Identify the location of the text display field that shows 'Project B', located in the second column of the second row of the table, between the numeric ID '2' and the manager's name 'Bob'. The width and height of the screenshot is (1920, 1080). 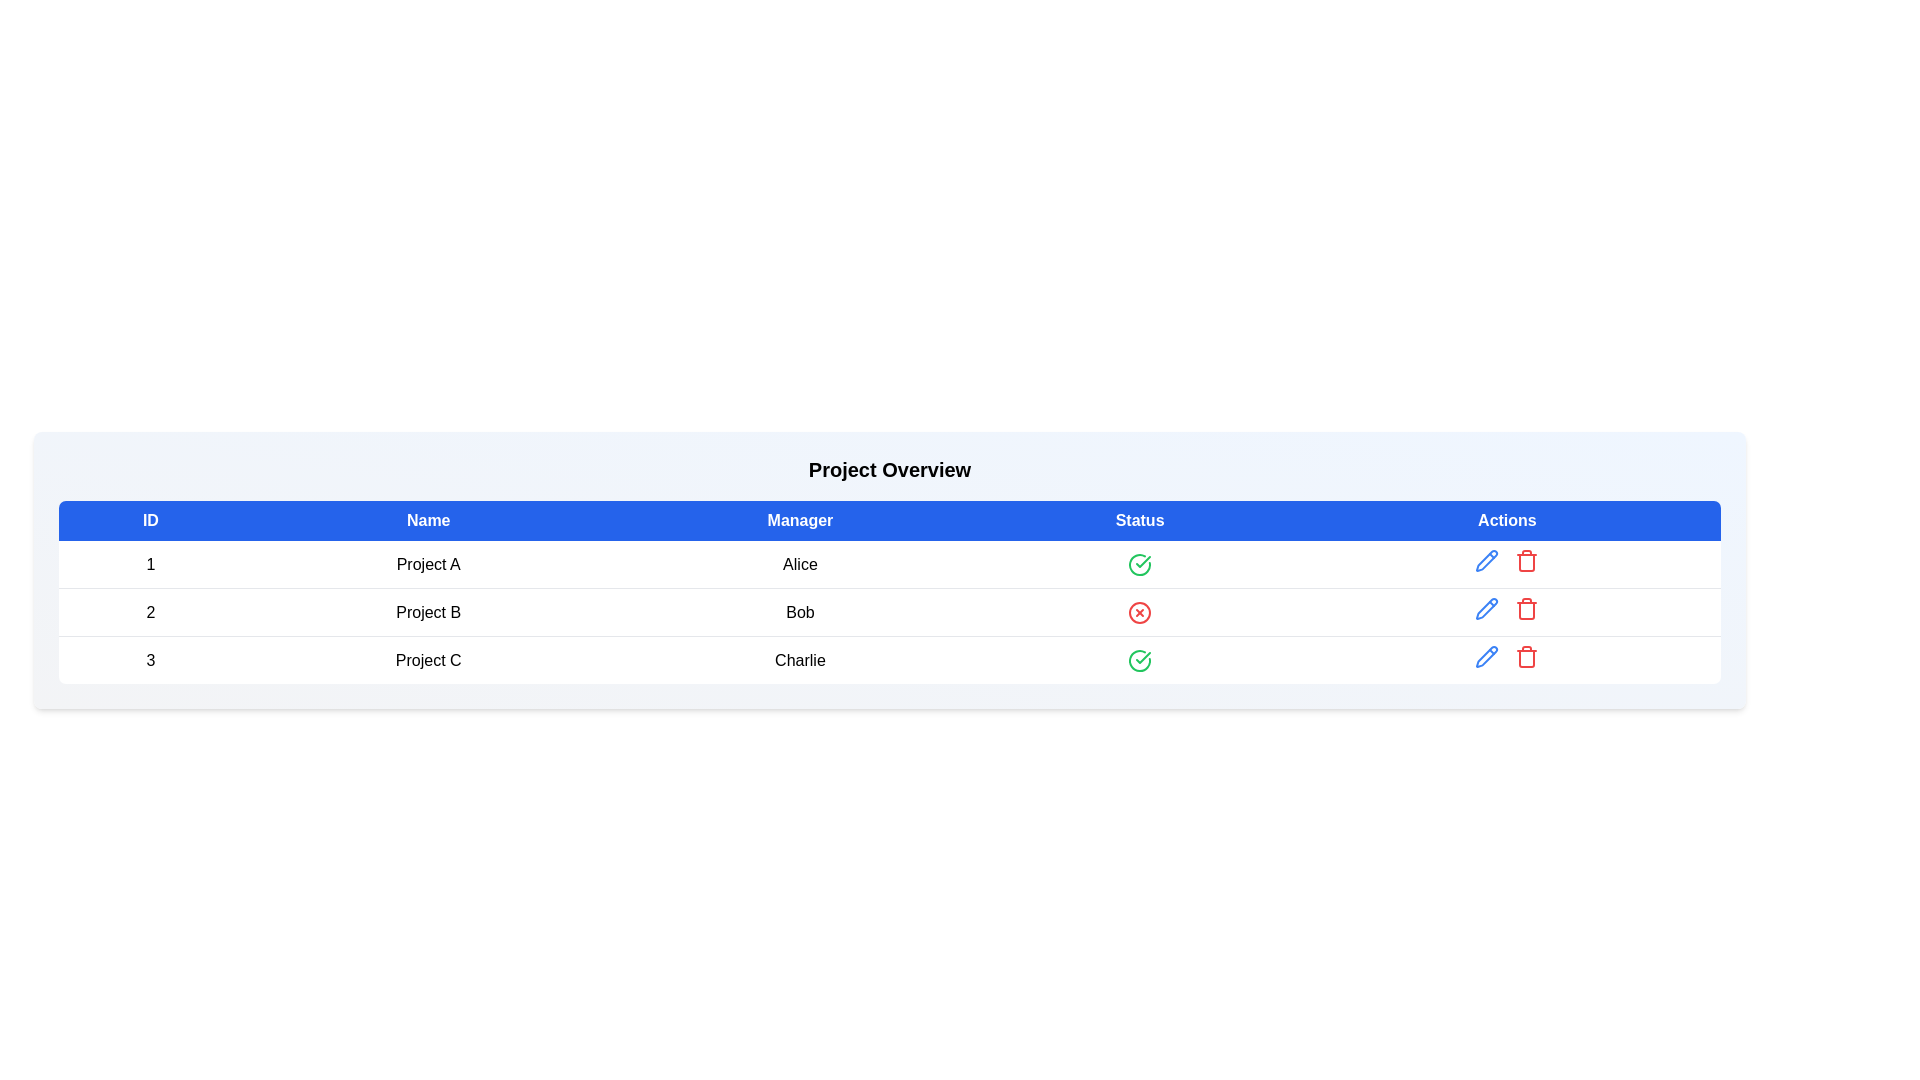
(427, 611).